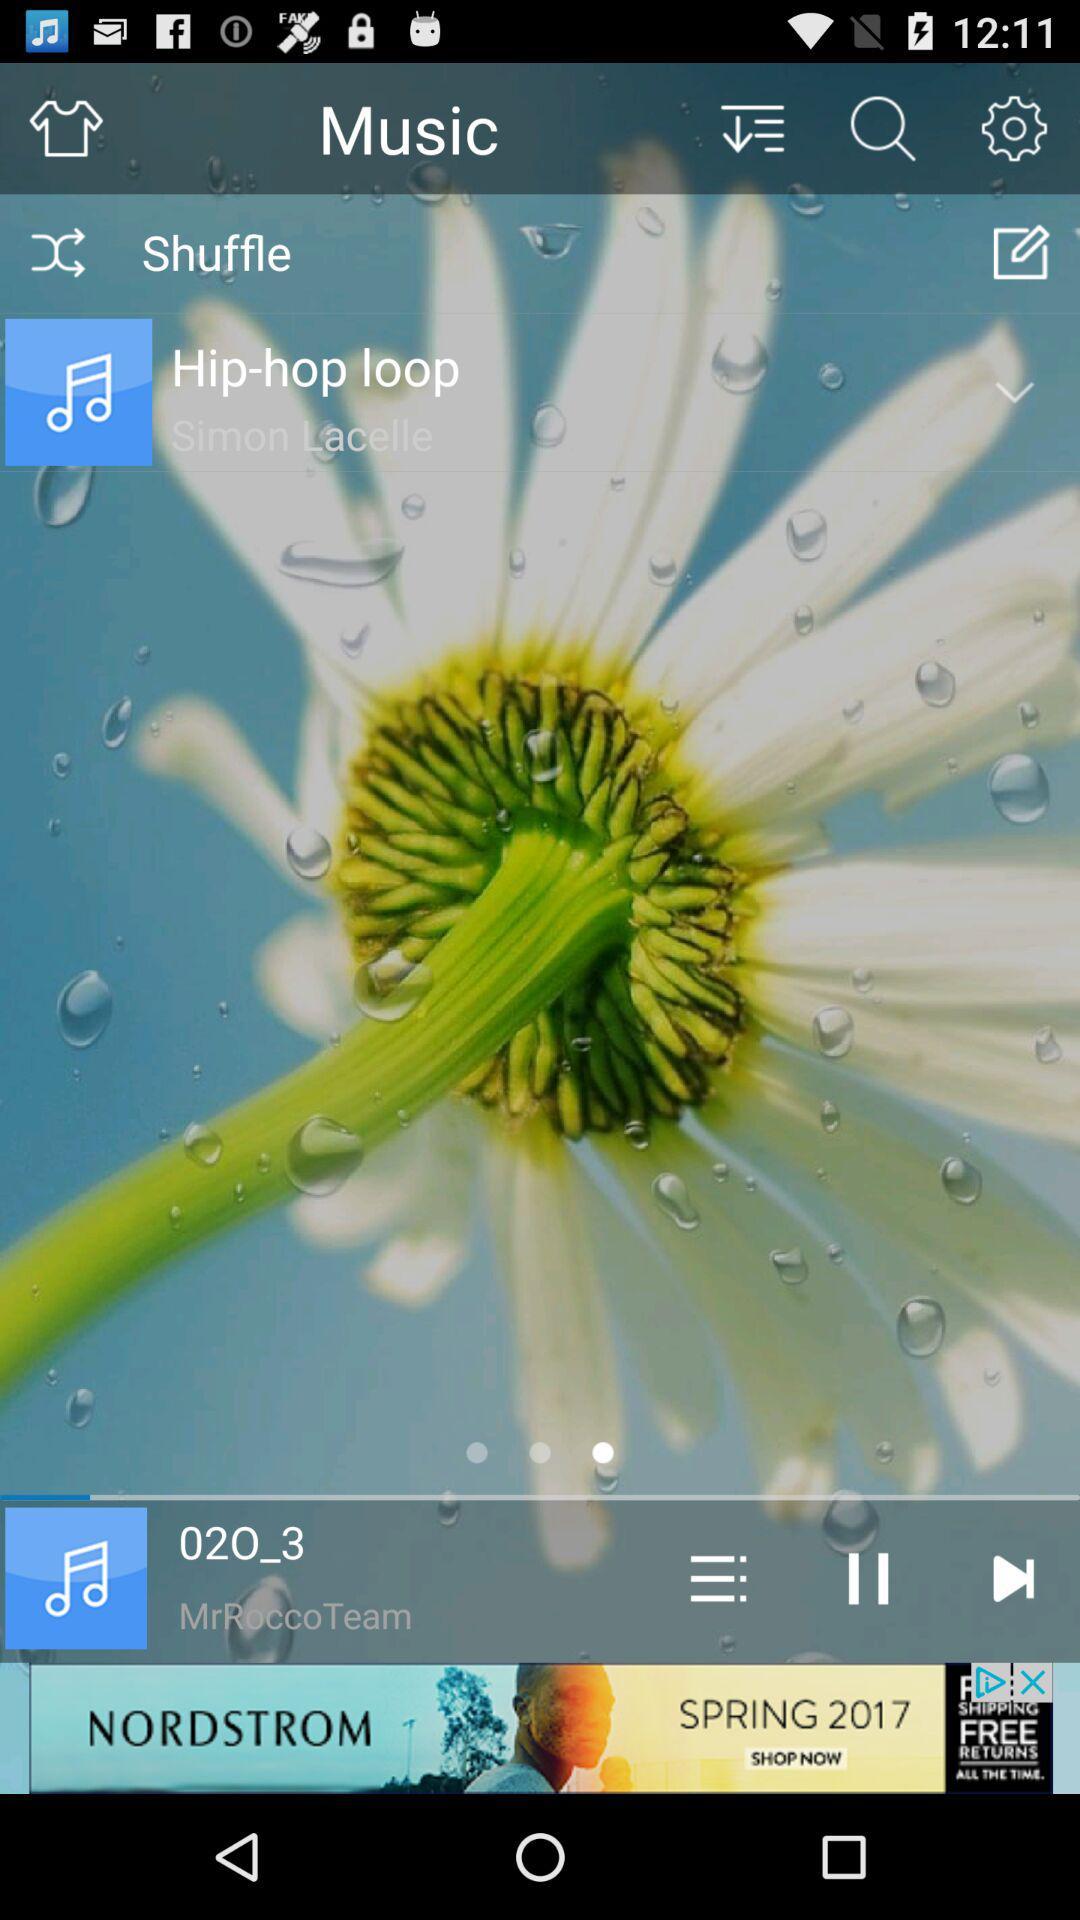  I want to click on the filter_list icon, so click(751, 136).